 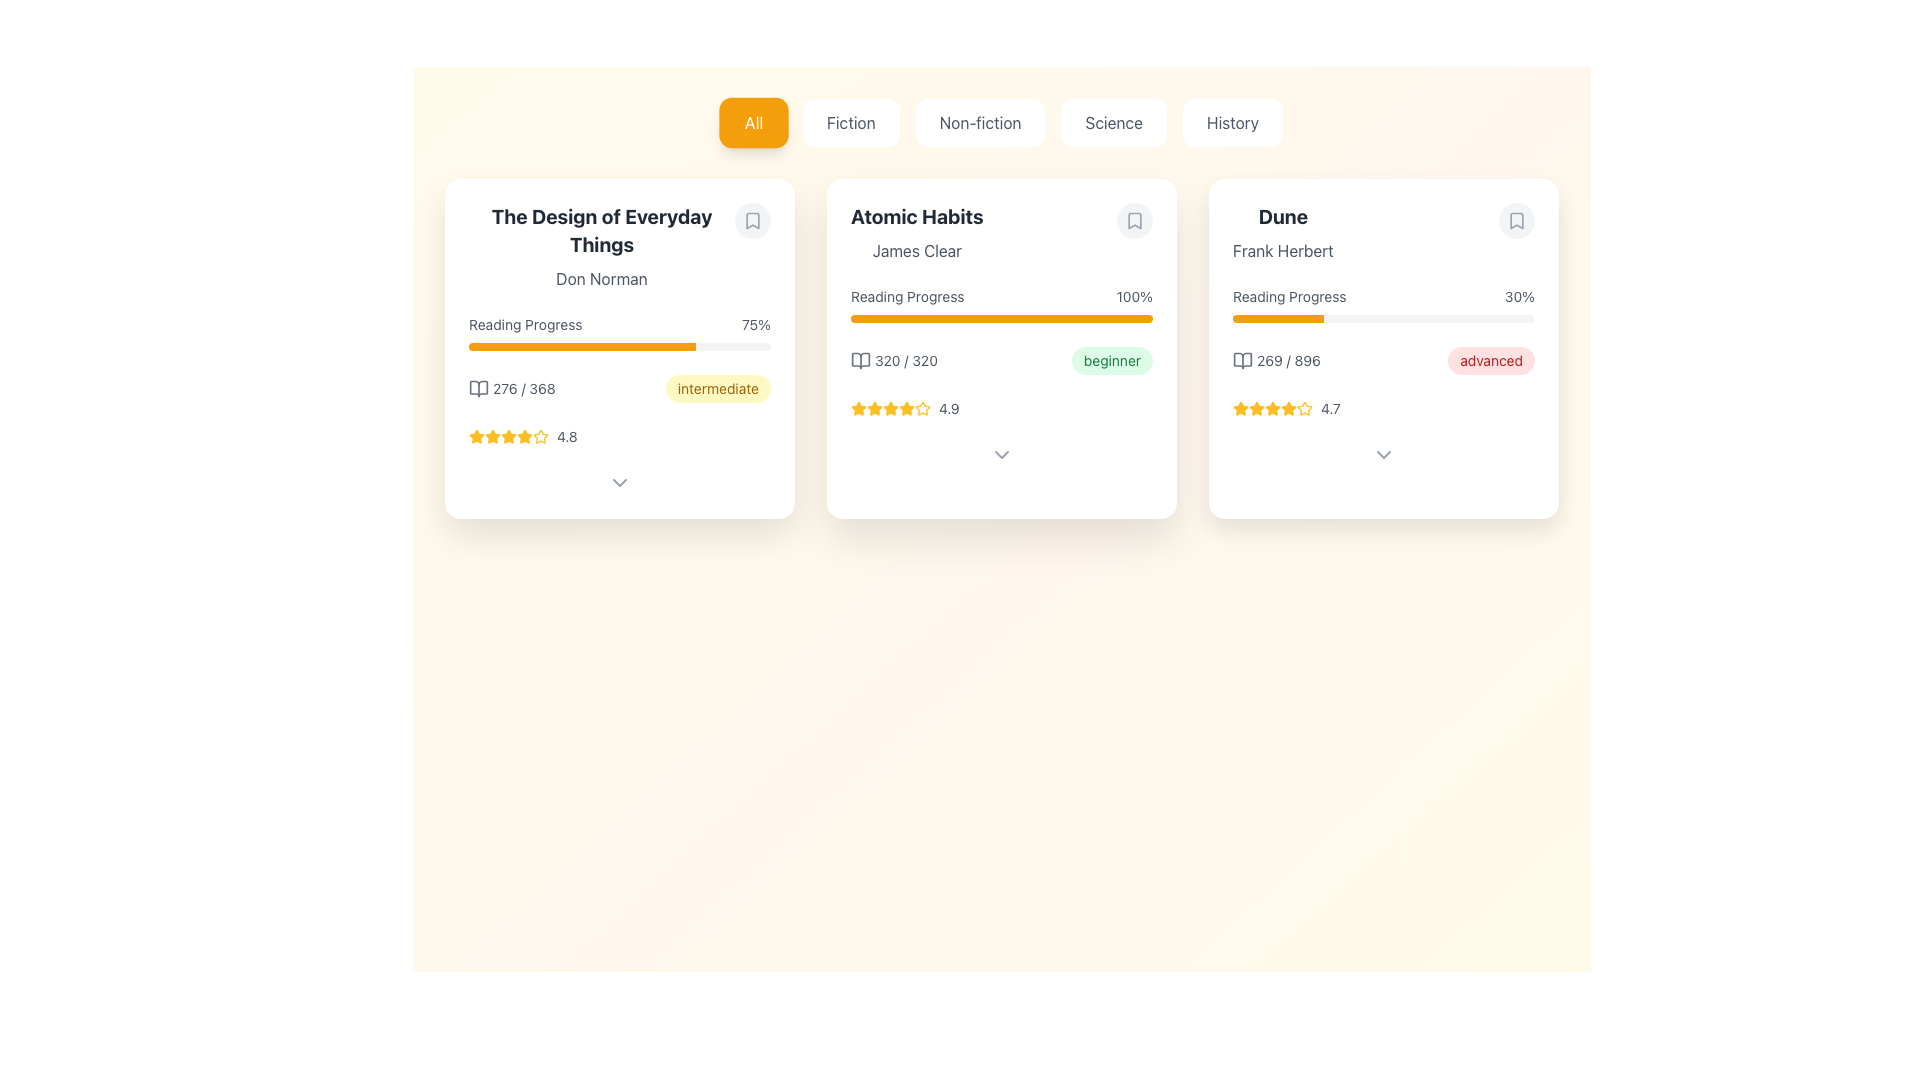 I want to click on the progress visually on the progress bar labeled 'Reading Progress' showing '30%' located in the 'Dune' card under the author 'Frank Herbert', so click(x=1382, y=304).